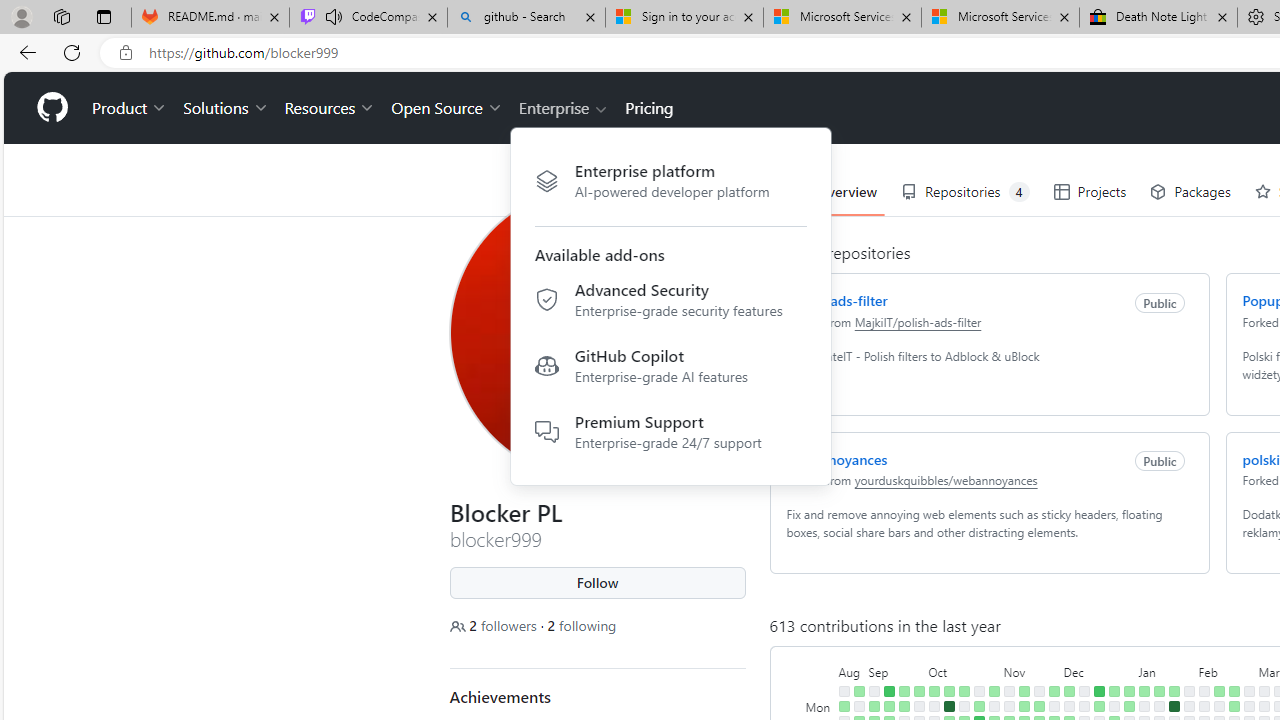 This screenshot has height=720, width=1280. I want to click on 'August', so click(851, 670).